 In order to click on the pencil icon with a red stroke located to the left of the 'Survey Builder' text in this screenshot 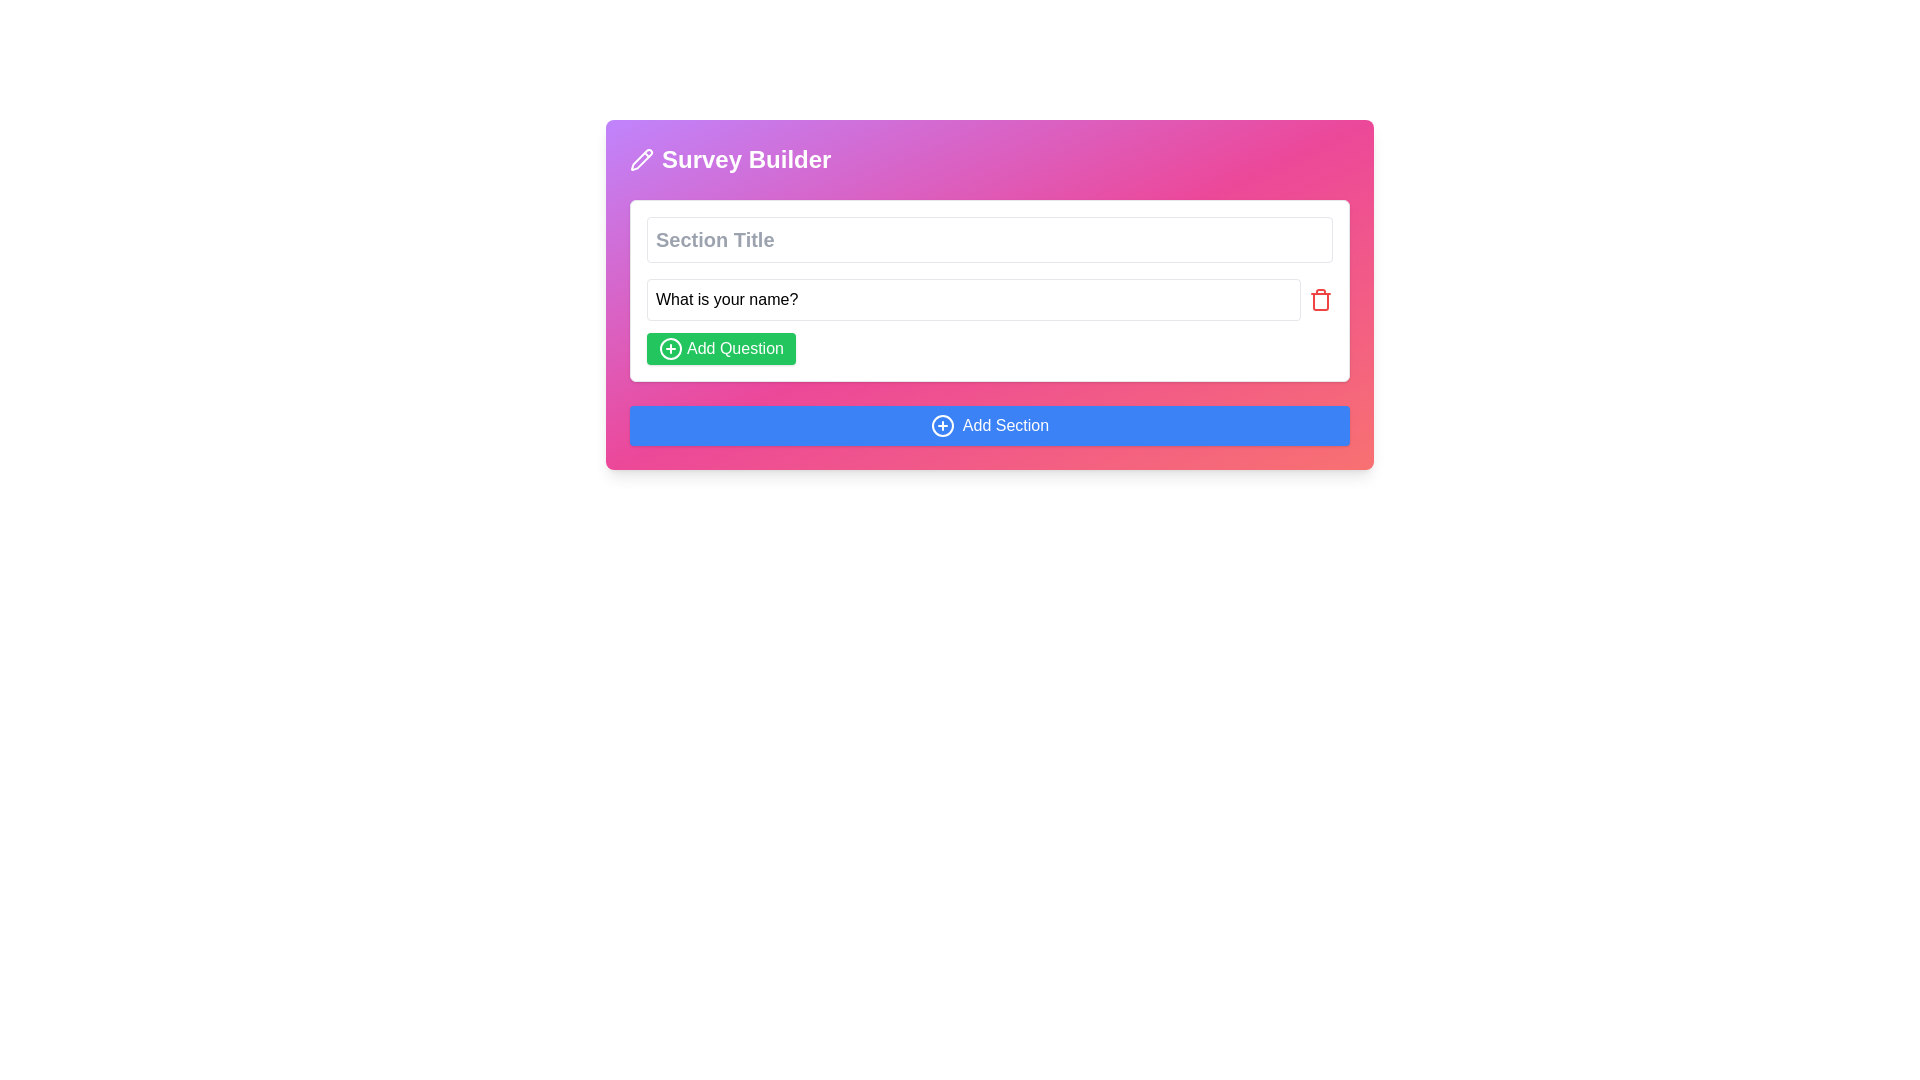, I will do `click(642, 158)`.